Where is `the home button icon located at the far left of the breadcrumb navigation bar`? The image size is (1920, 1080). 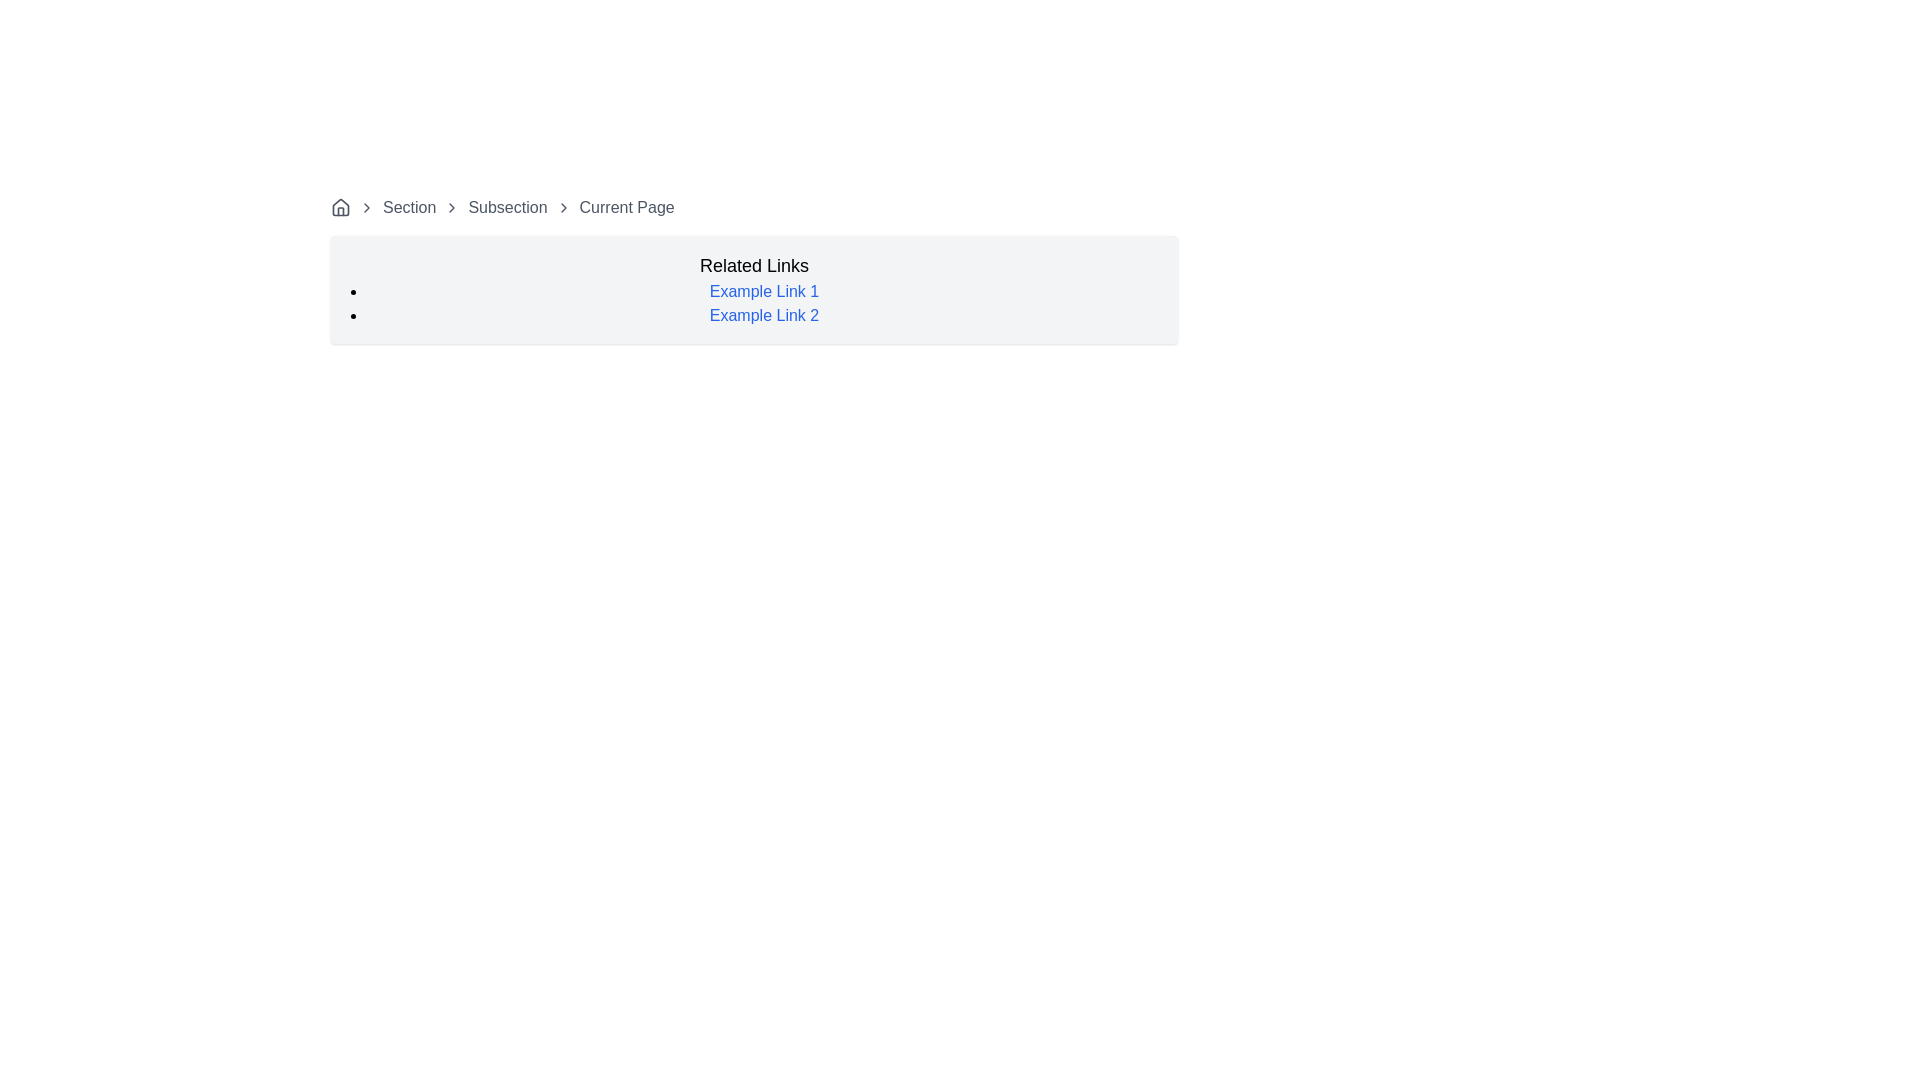 the home button icon located at the far left of the breadcrumb navigation bar is located at coordinates (340, 208).